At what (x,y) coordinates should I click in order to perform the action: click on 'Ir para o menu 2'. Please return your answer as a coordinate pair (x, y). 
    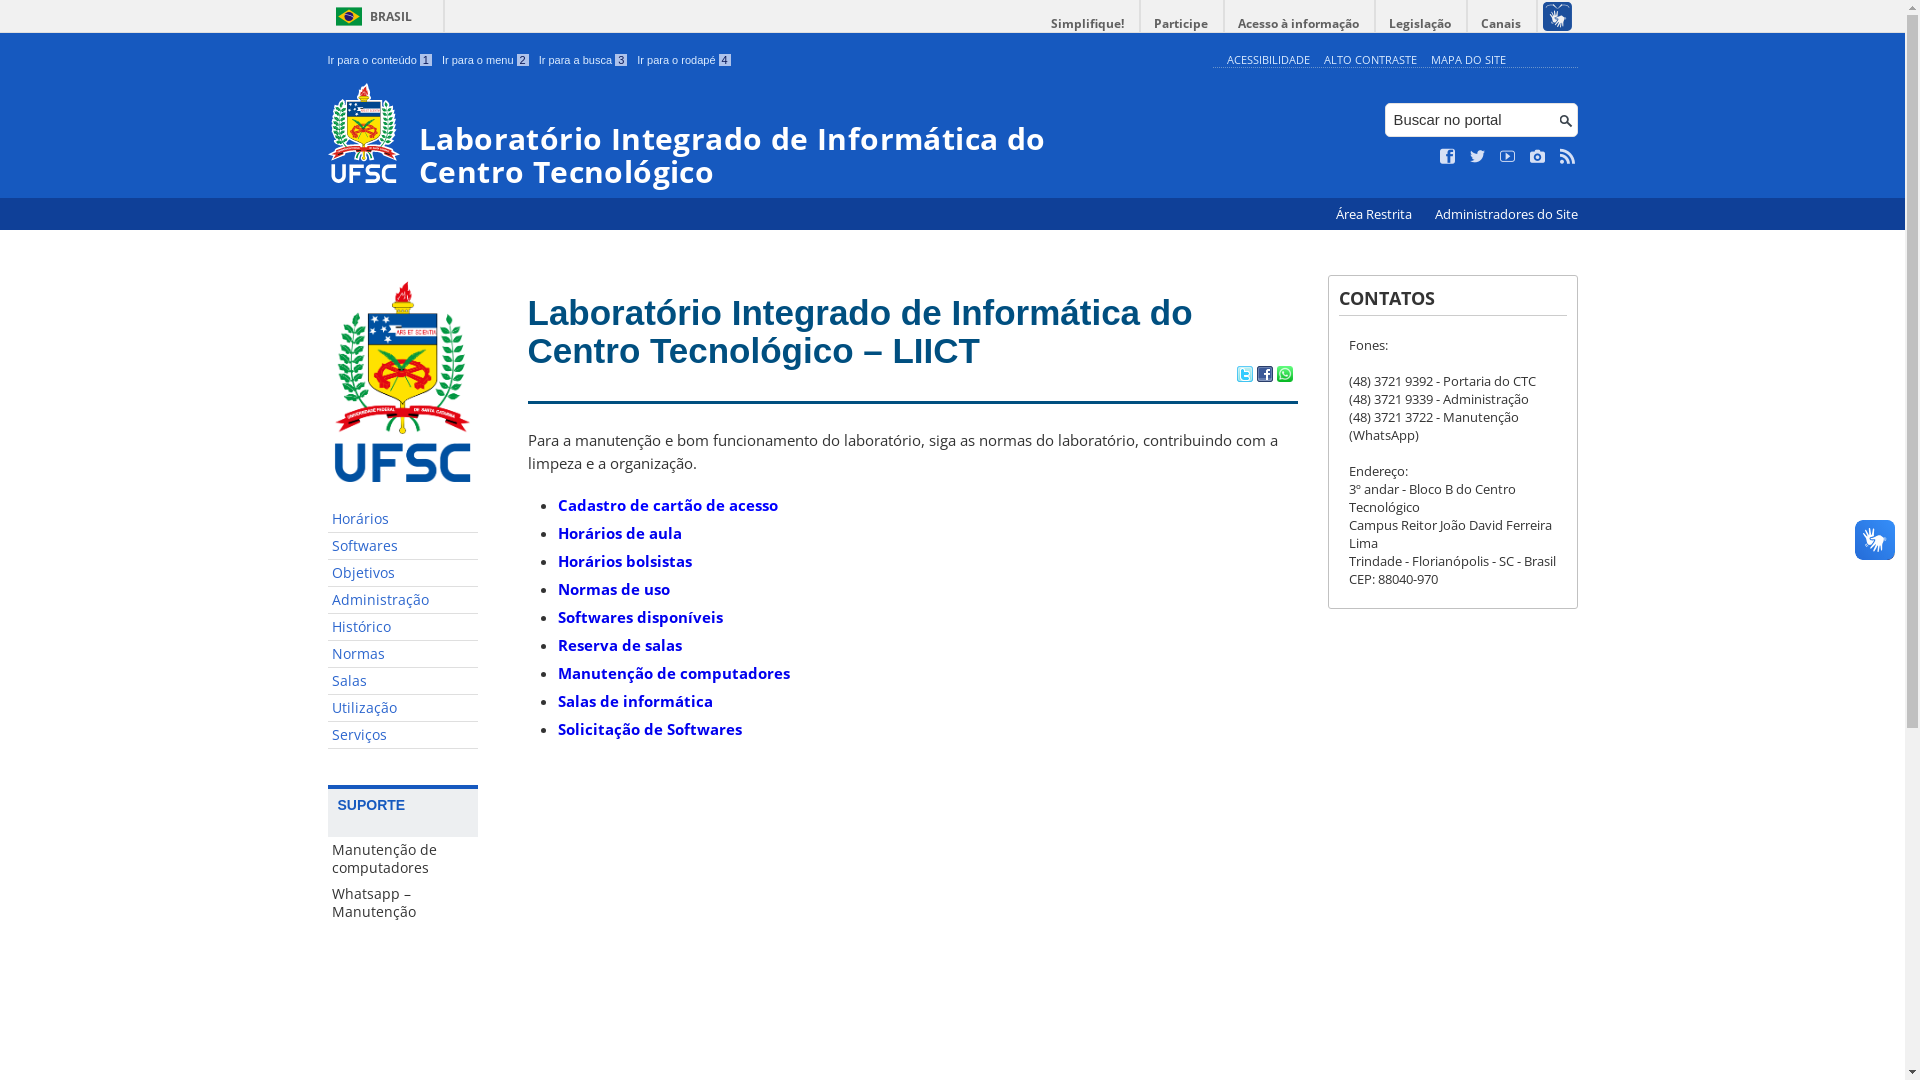
    Looking at the image, I should click on (485, 59).